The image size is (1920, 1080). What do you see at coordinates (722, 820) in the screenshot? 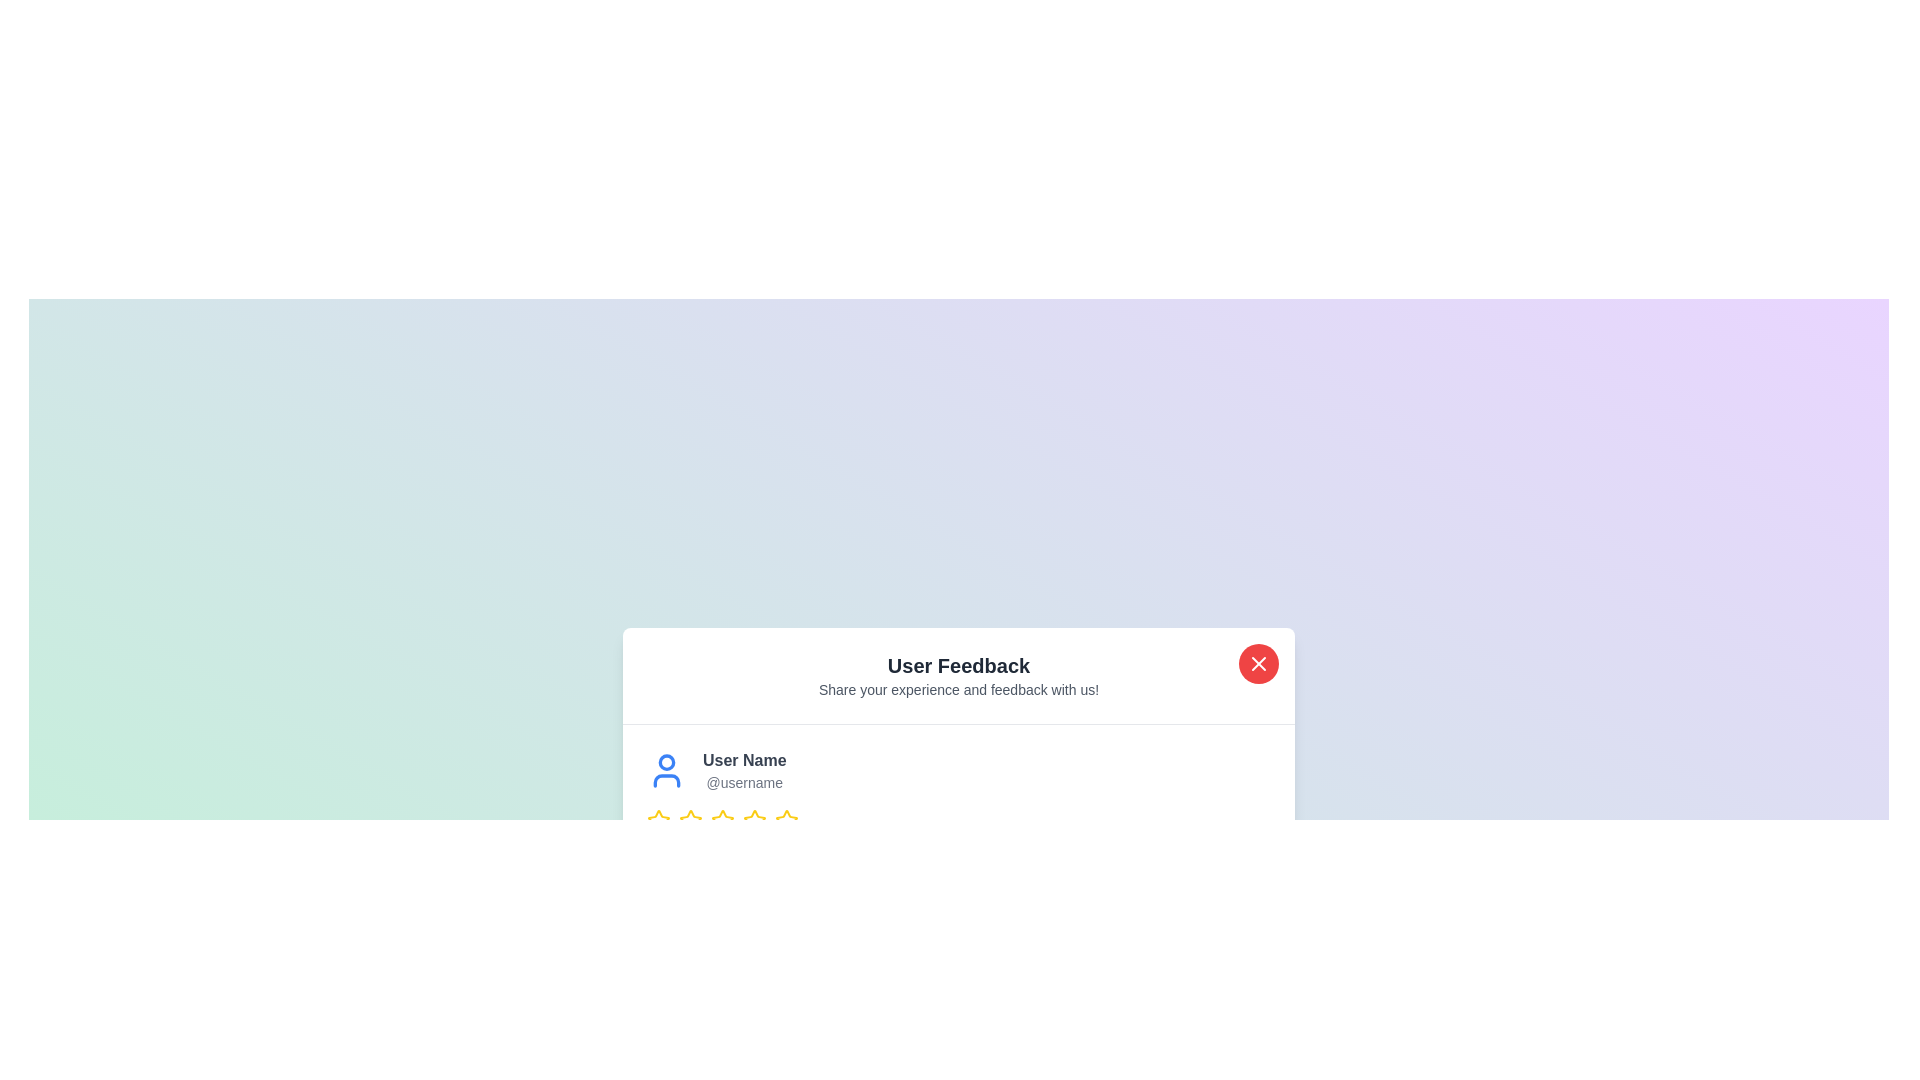
I see `the fourth star-shaped icon in the sequence of five stars, which is styled in yellow and located below the 'User Name' text in the central feedback dialog box` at bounding box center [722, 820].